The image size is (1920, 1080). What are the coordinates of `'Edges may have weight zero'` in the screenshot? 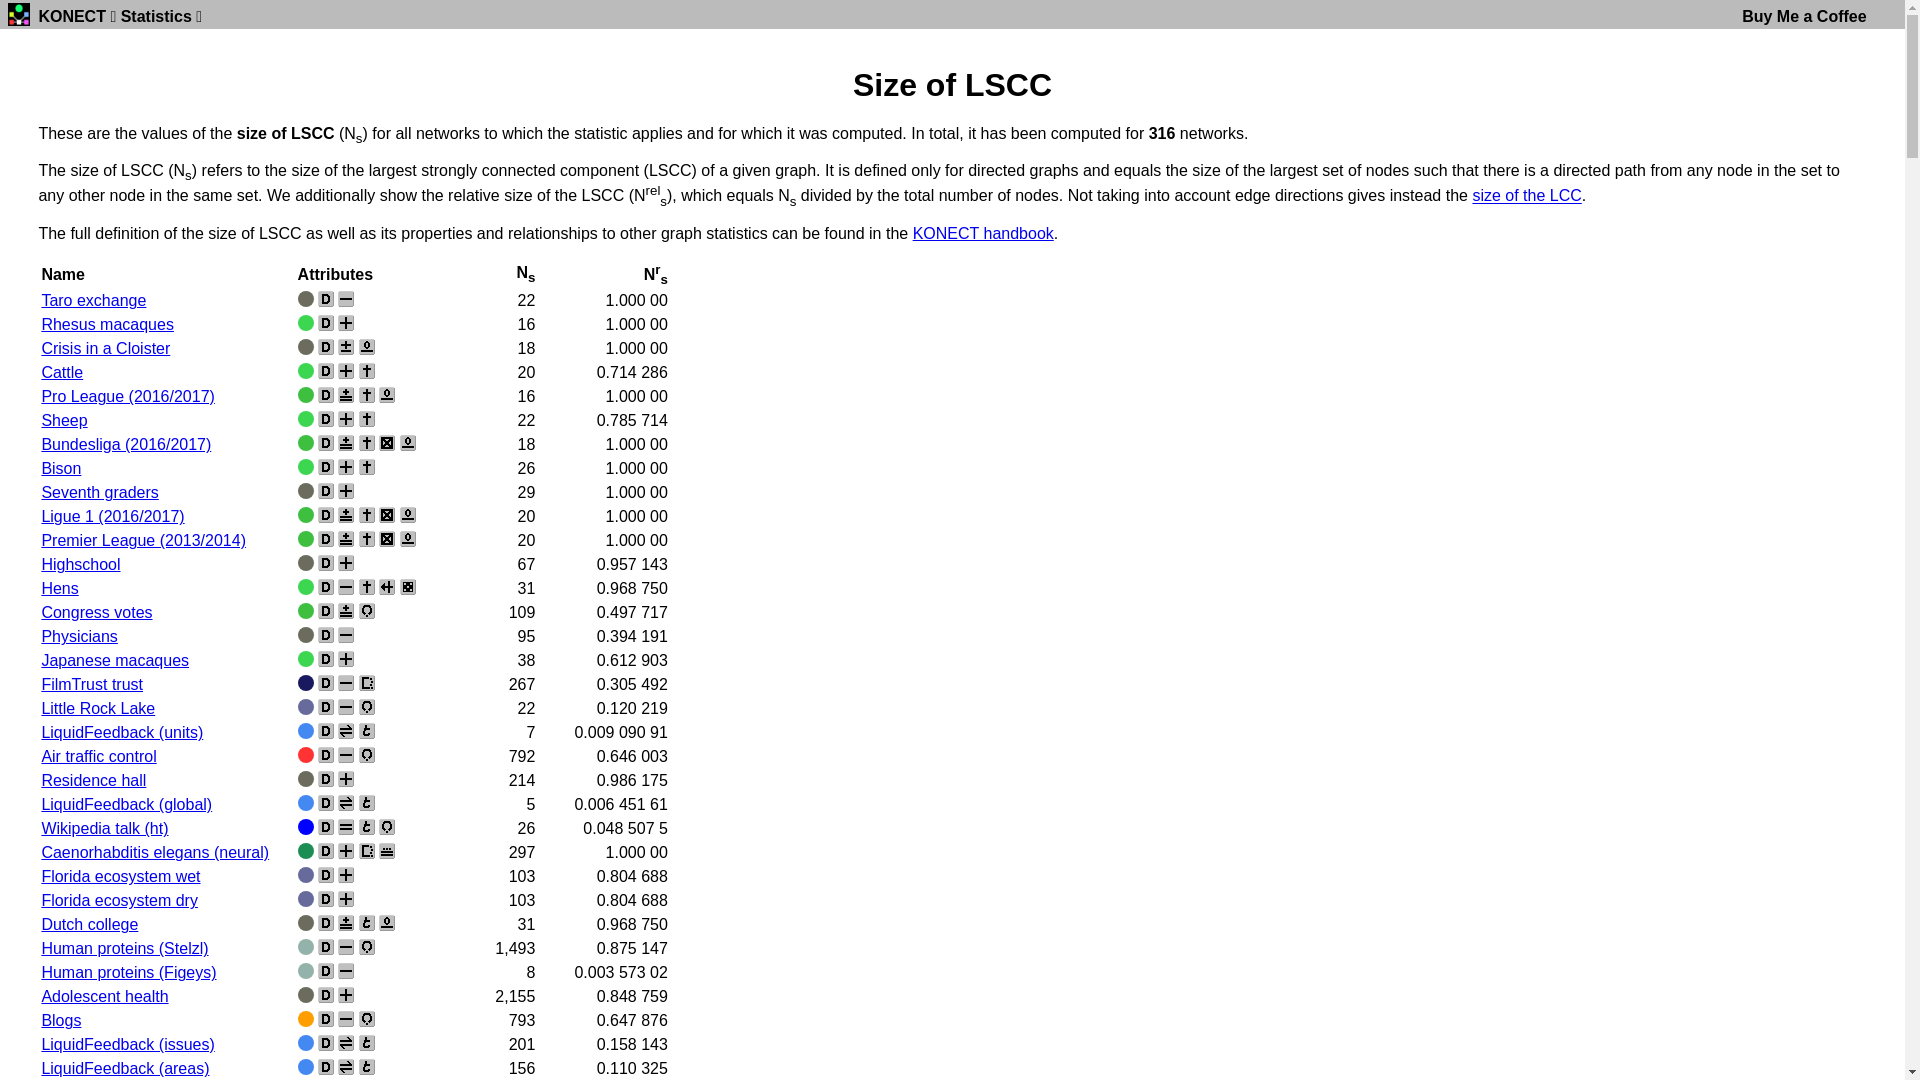 It's located at (387, 394).